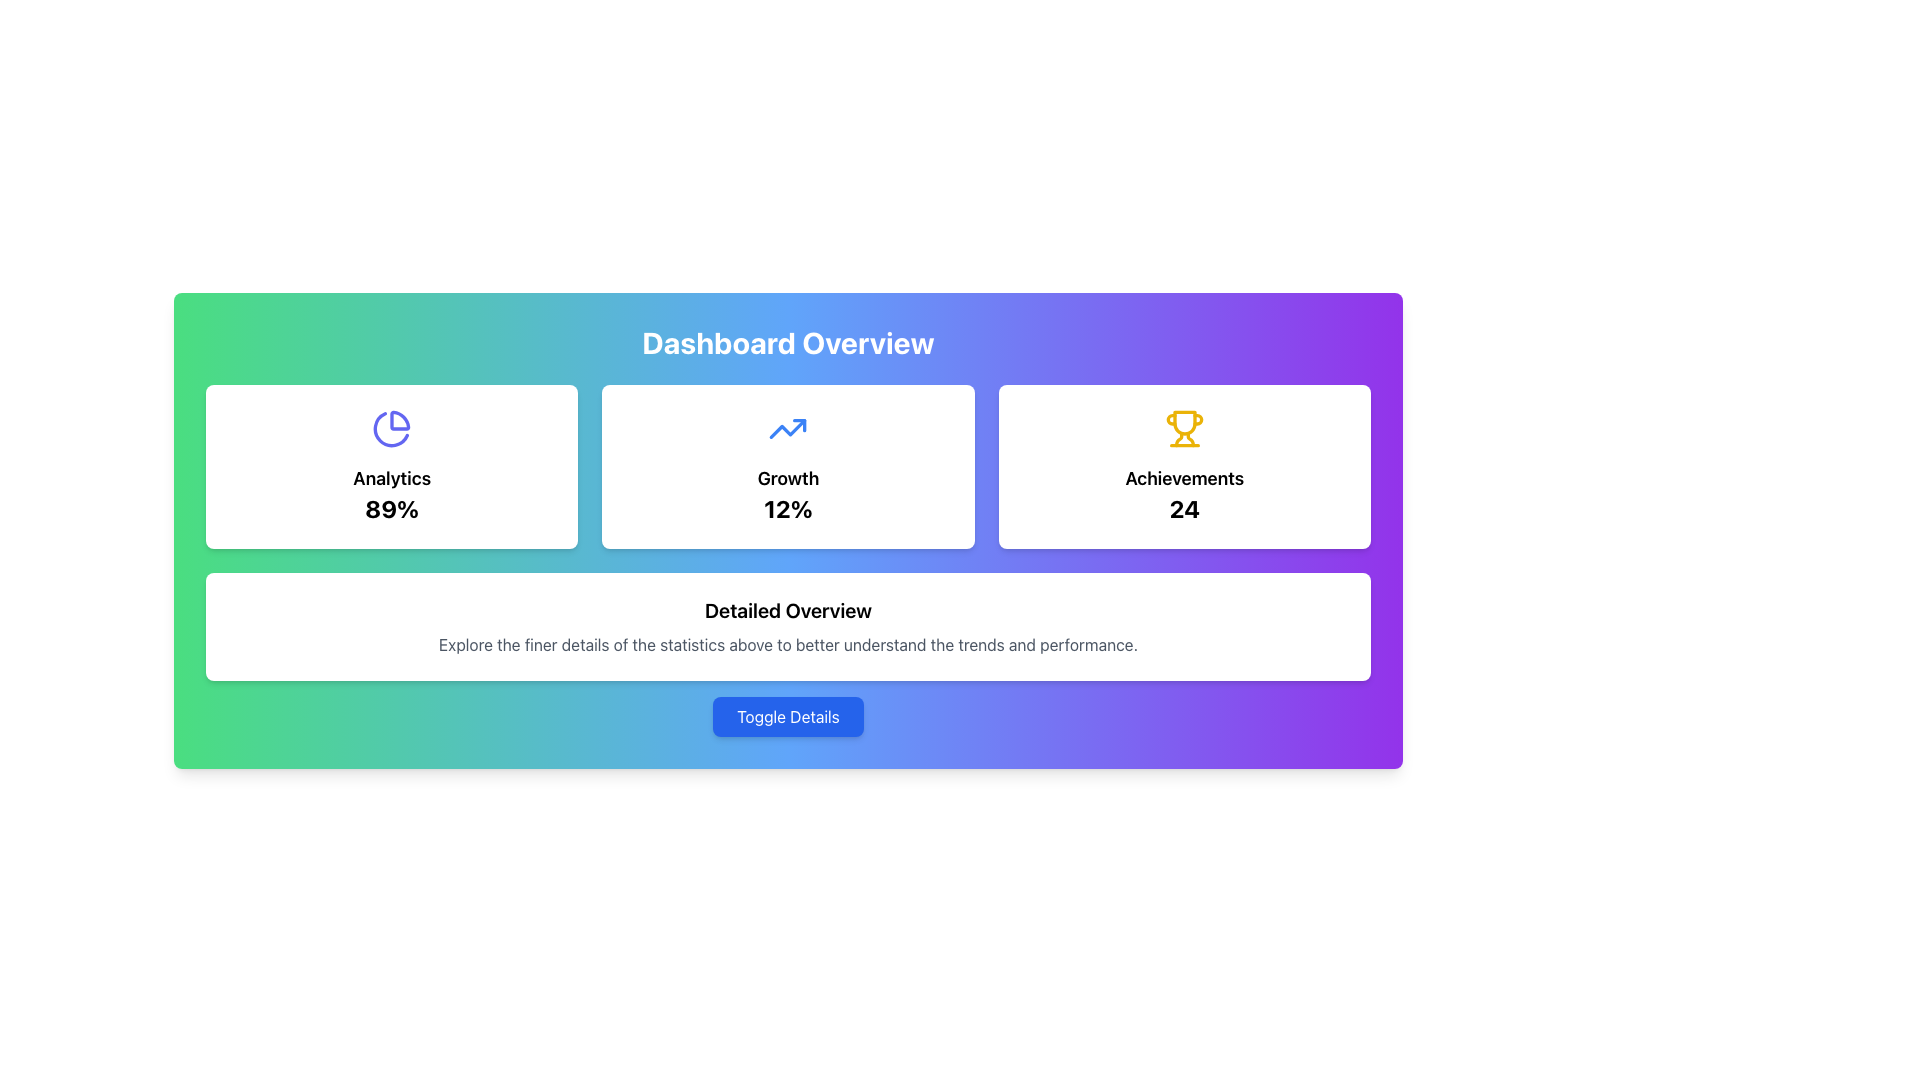 Image resolution: width=1920 pixels, height=1080 pixels. Describe the element at coordinates (787, 342) in the screenshot. I see `the text header 'Dashboard Overview' which is styled in bold, large white font against a gradient background` at that location.